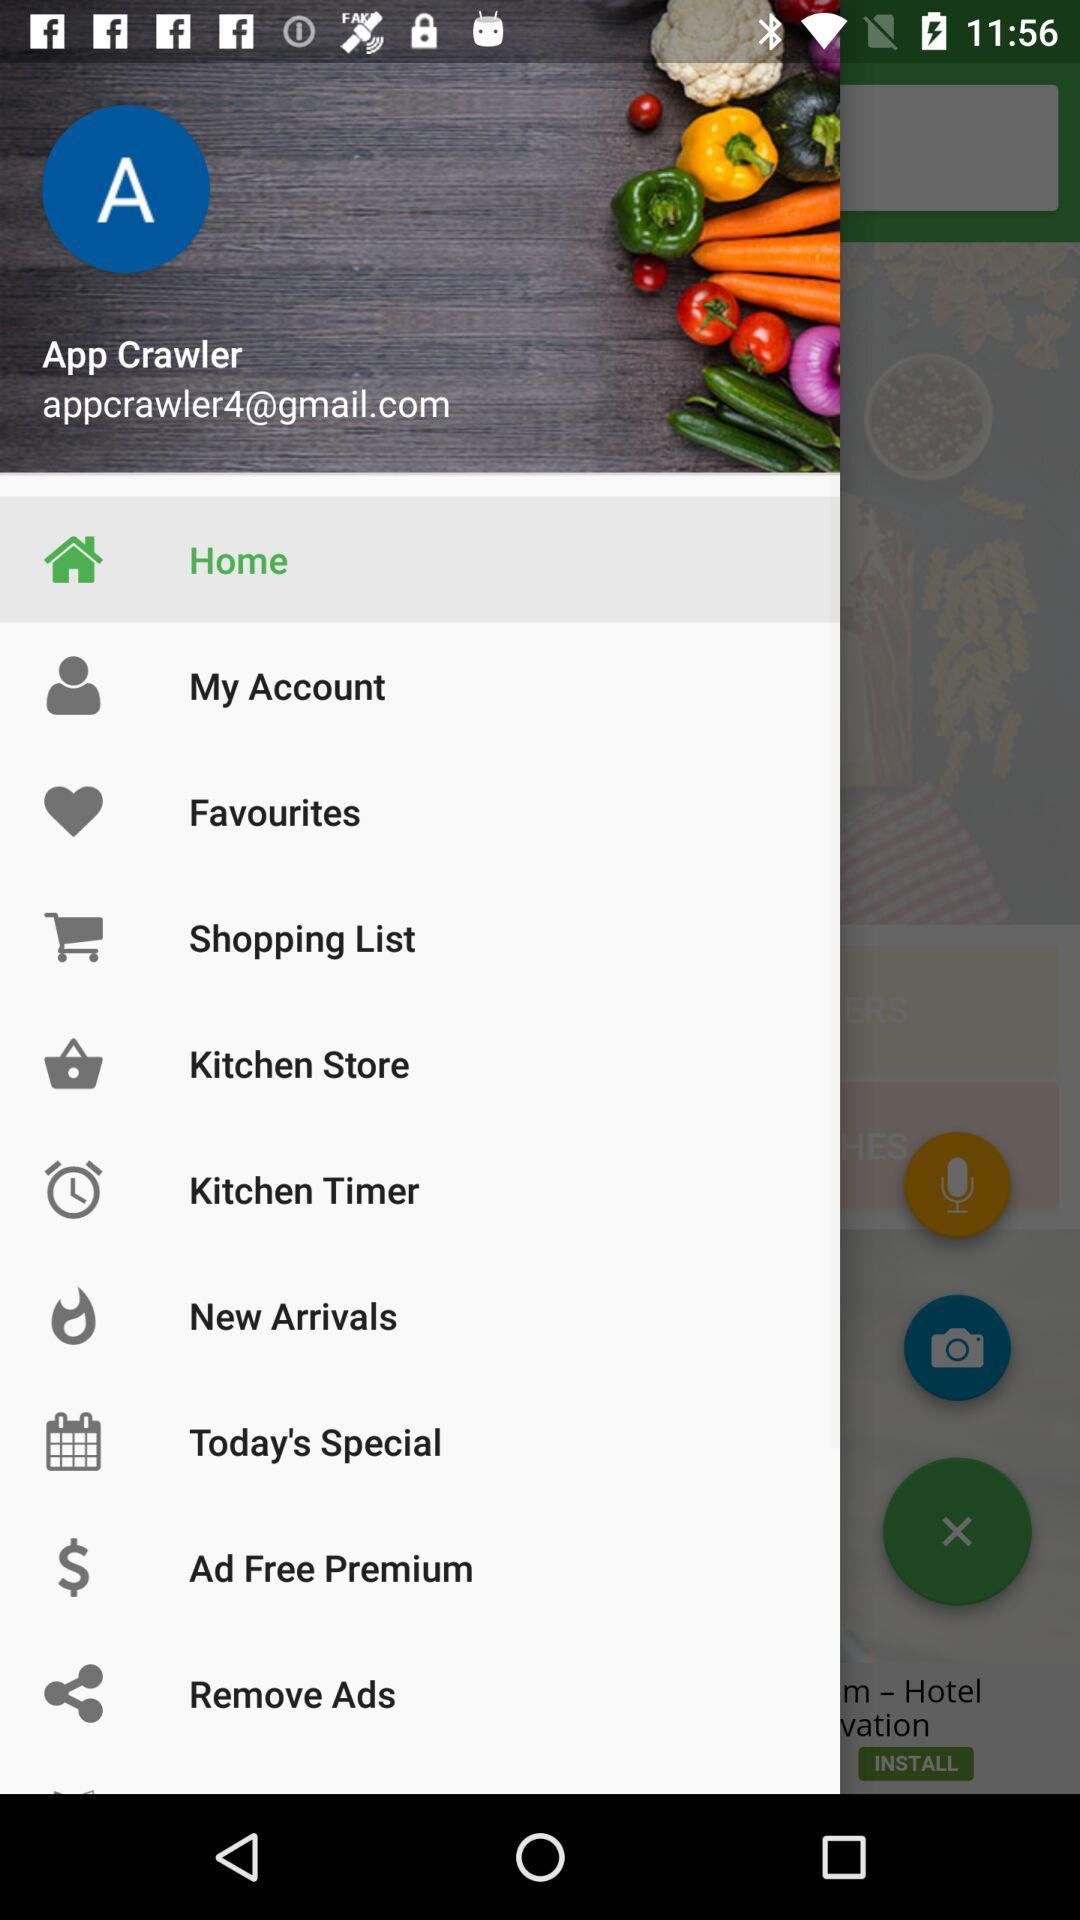  I want to click on the close icon, so click(955, 1538).